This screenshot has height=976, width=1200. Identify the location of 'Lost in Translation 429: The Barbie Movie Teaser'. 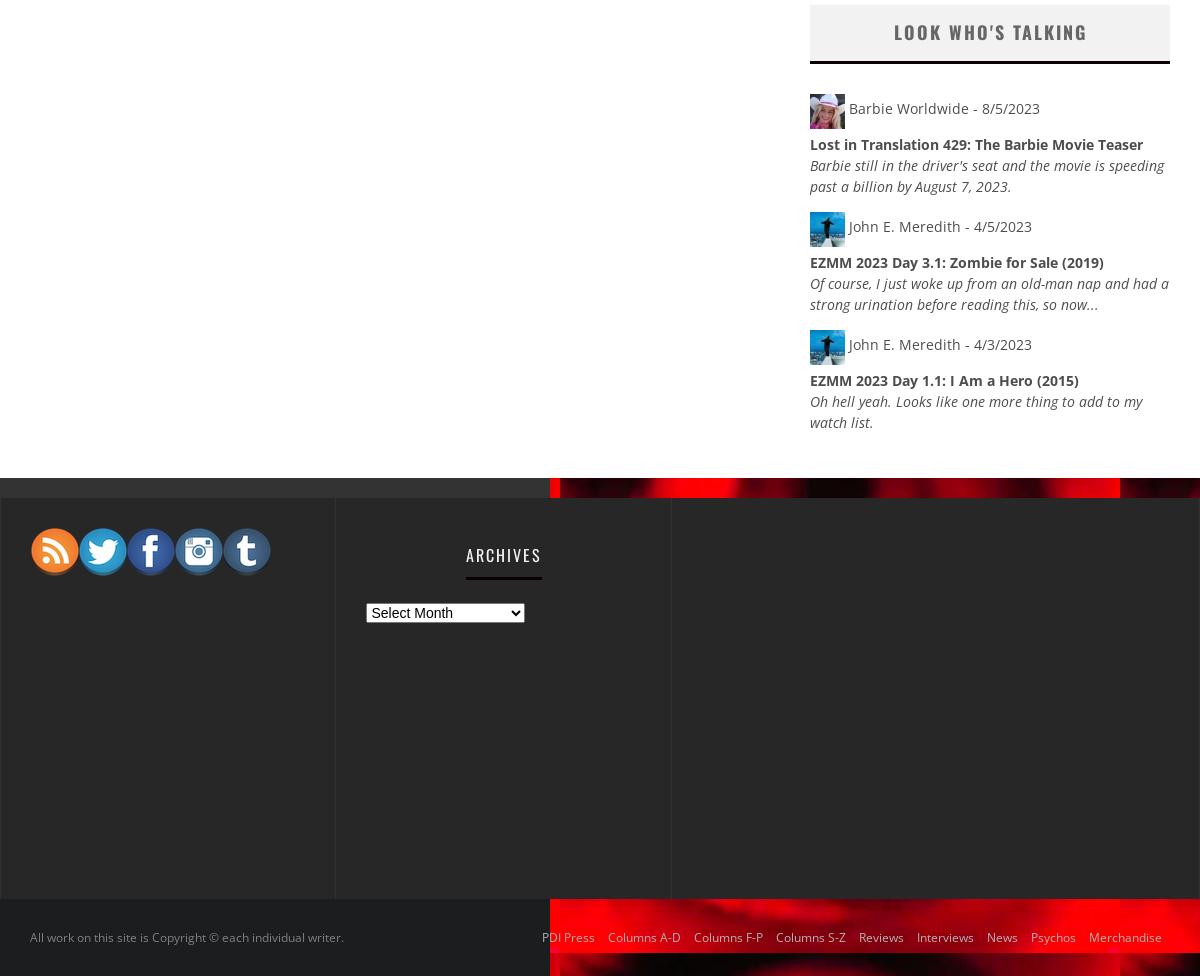
(809, 143).